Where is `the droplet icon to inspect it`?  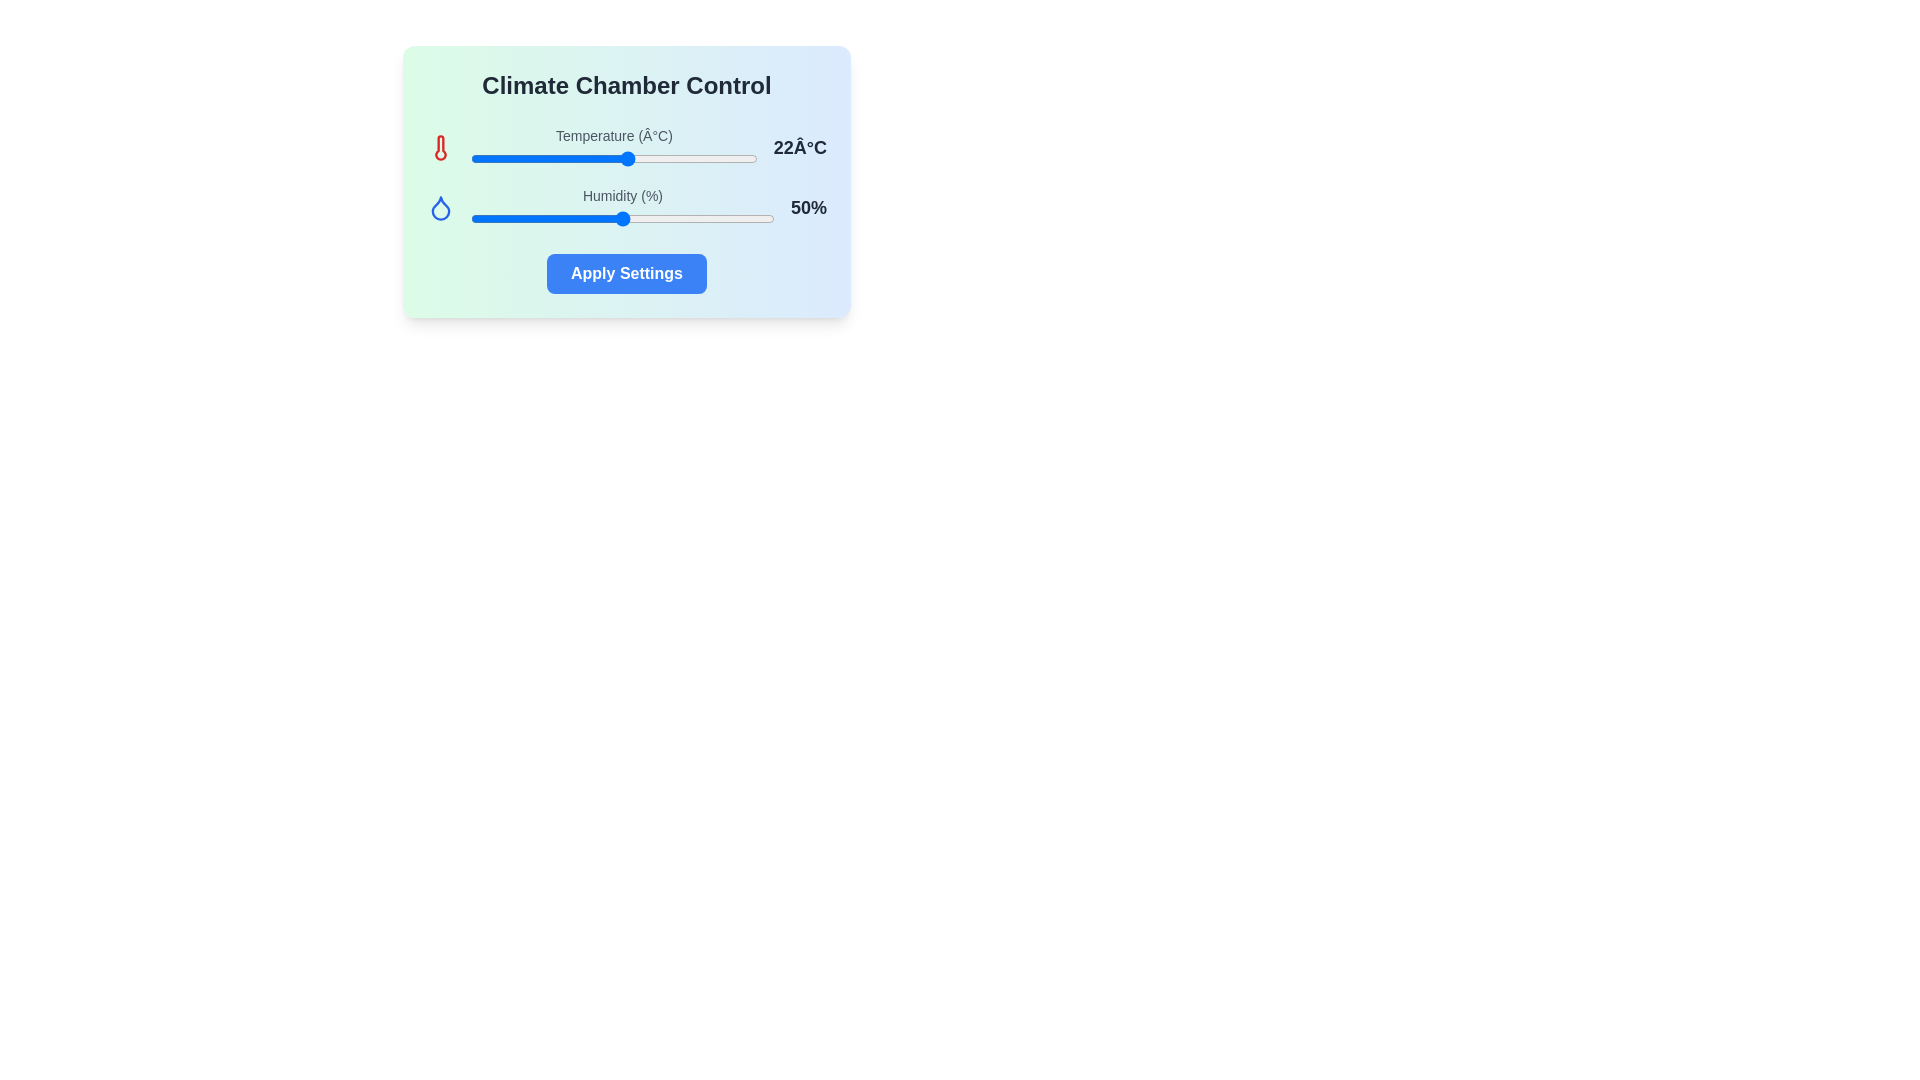 the droplet icon to inspect it is located at coordinates (440, 208).